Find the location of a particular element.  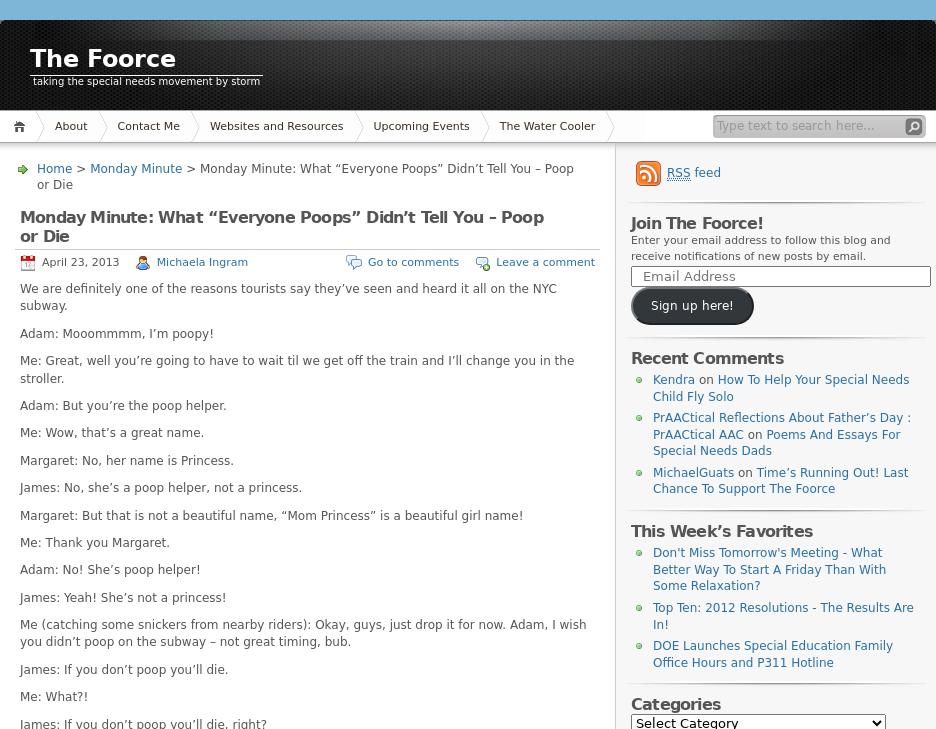

'Me: Great, well you’re going to have to wait til we get off the train and I’ll change you in the stroller.' is located at coordinates (296, 369).